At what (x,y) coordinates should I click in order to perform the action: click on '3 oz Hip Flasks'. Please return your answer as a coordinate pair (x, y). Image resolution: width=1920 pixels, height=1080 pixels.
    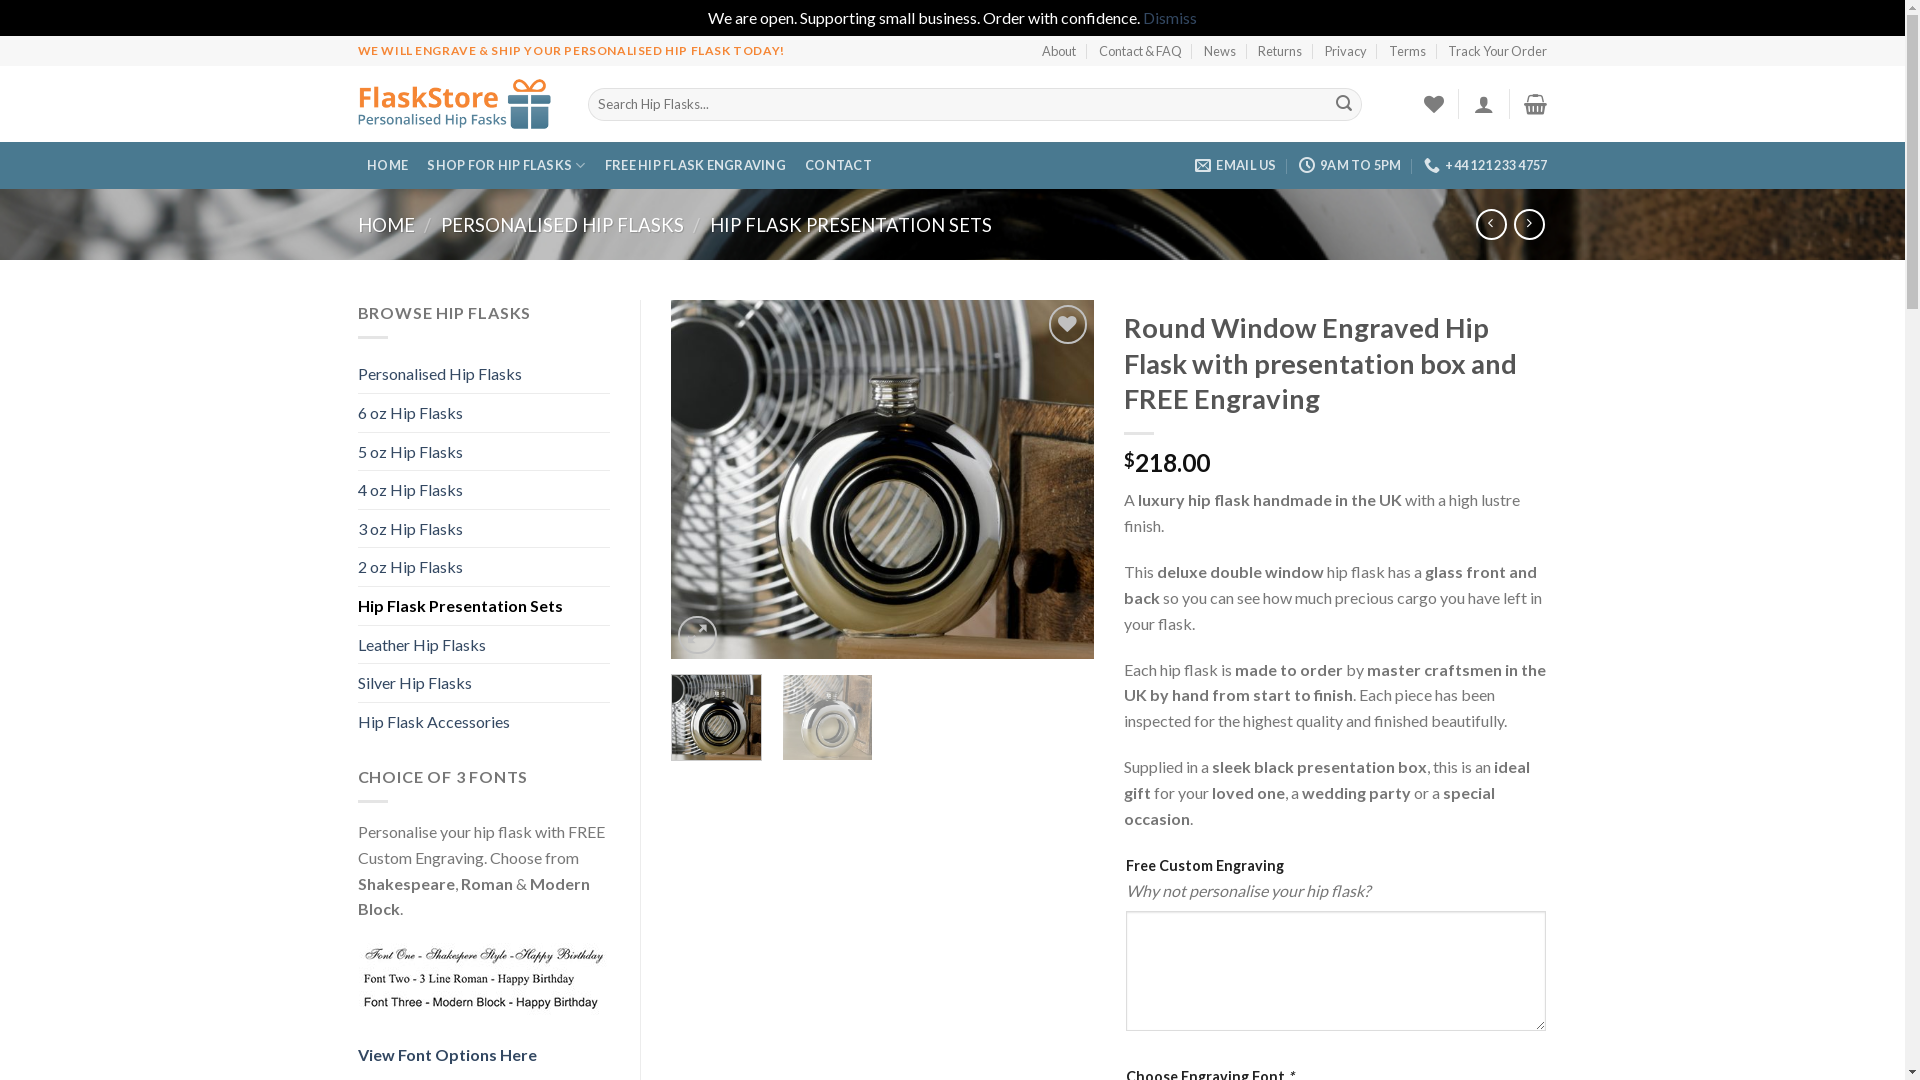
    Looking at the image, I should click on (484, 527).